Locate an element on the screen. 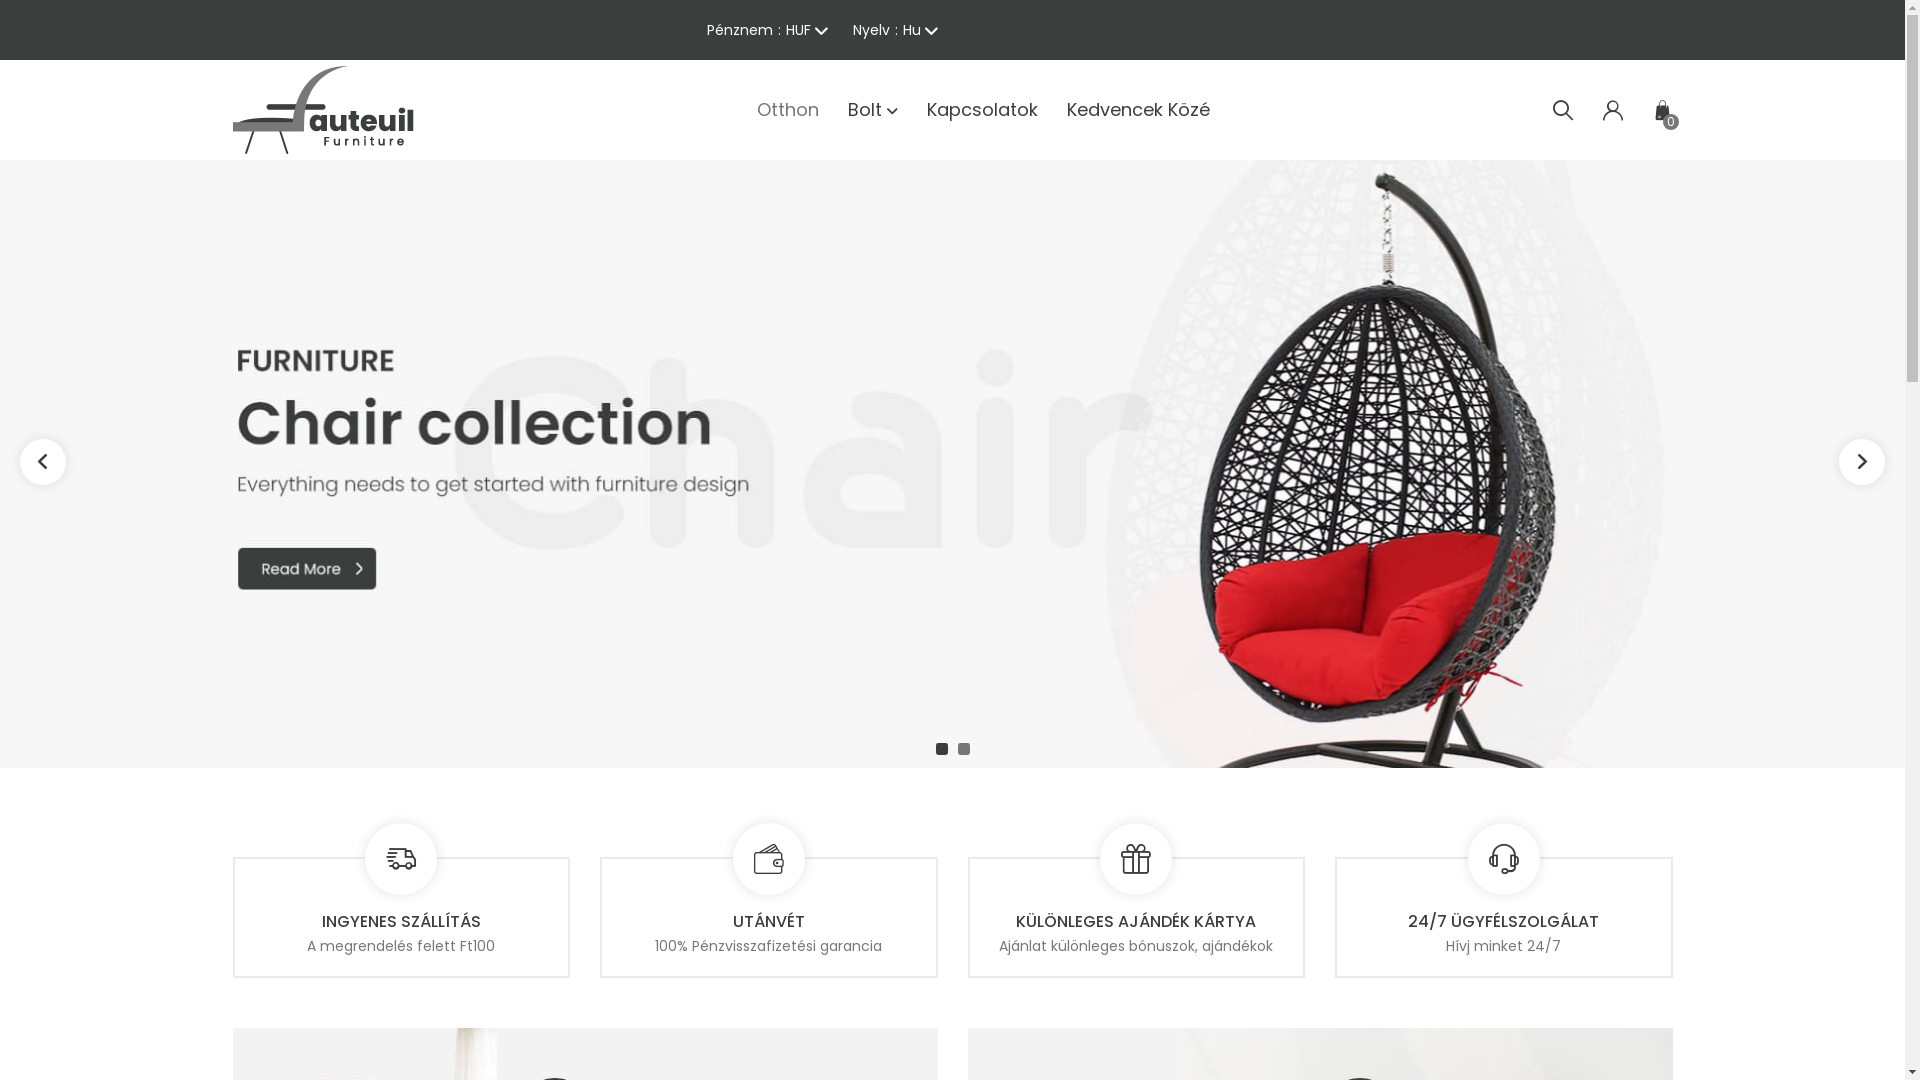 The height and width of the screenshot is (1080, 1920). 'Bolt' is located at coordinates (873, 110).